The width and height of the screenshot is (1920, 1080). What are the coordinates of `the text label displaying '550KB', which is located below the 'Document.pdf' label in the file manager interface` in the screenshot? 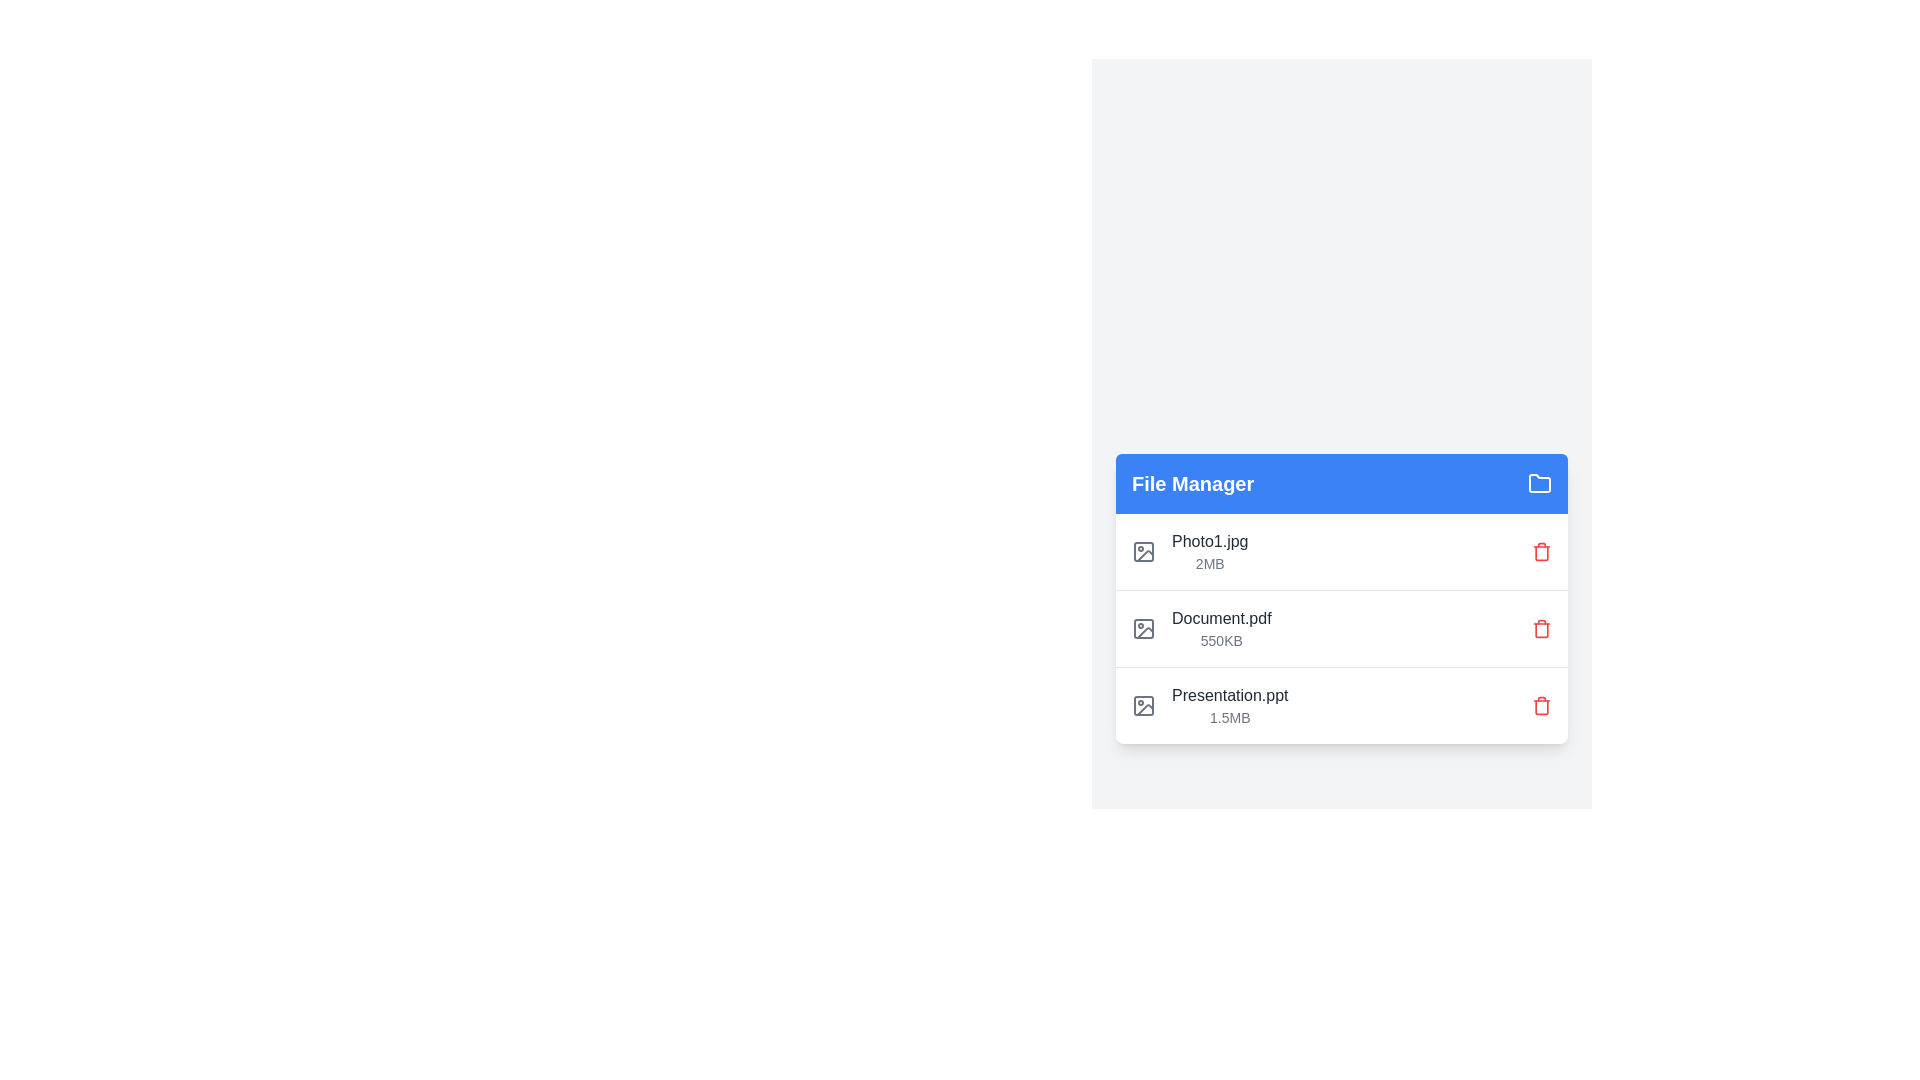 It's located at (1220, 640).